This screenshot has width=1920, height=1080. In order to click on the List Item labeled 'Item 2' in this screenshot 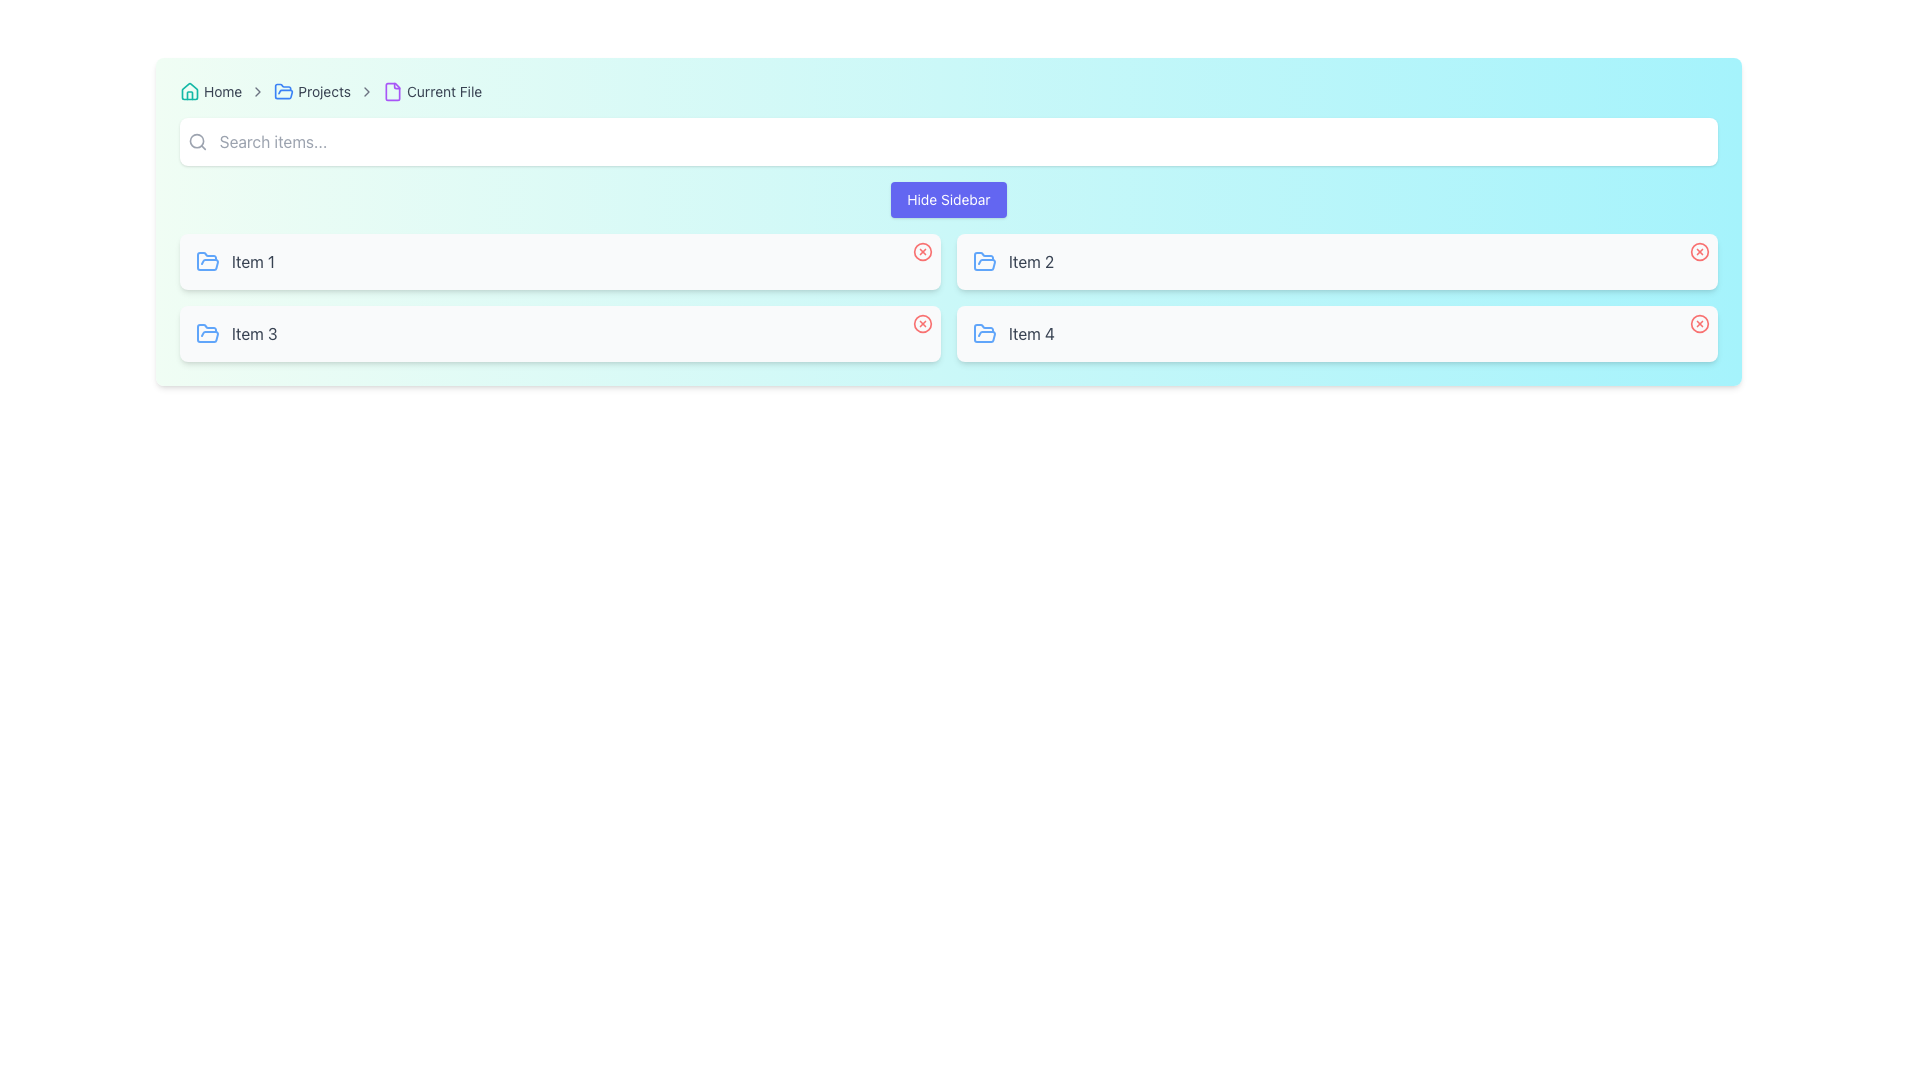, I will do `click(1337, 261)`.